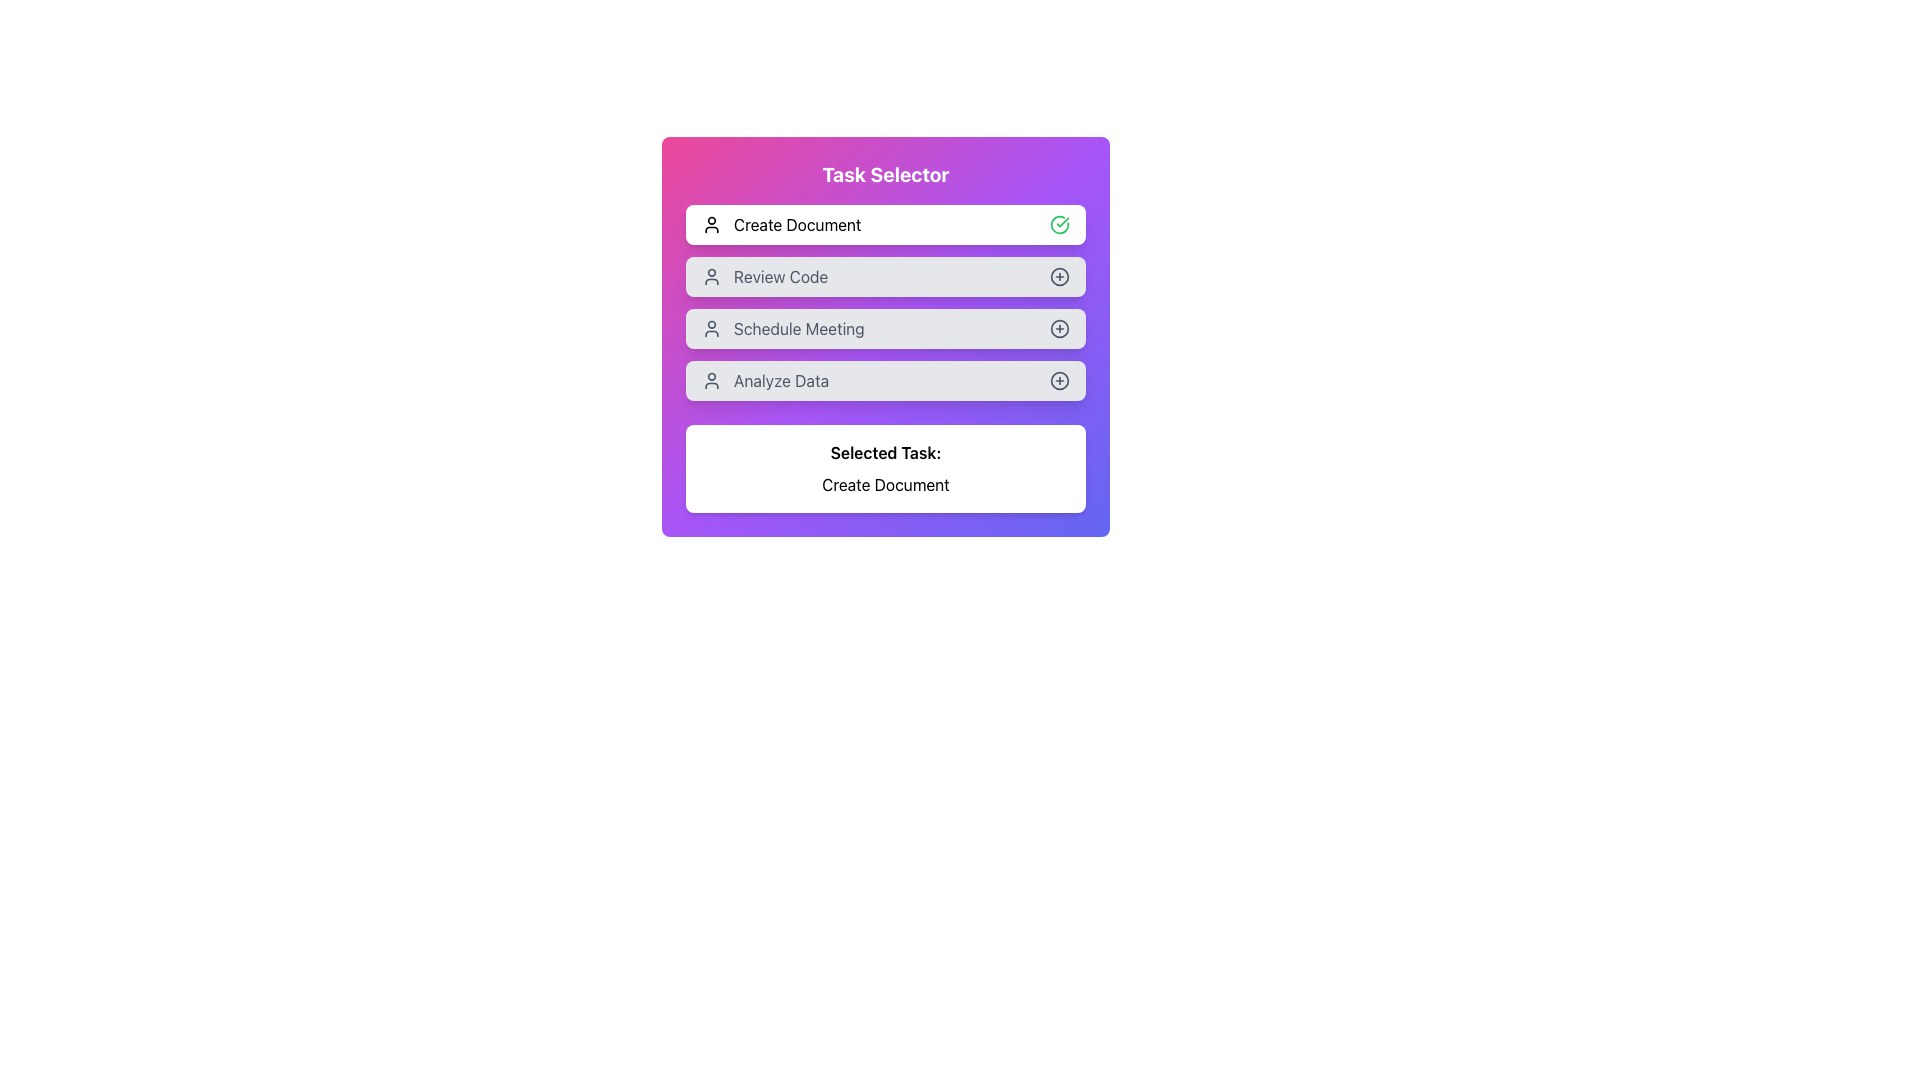  I want to click on the button located at the right end of the 'Analyze Data' option, which serves as an action trigger for adding or selecting the 'Analyze Data' task, so click(1059, 381).